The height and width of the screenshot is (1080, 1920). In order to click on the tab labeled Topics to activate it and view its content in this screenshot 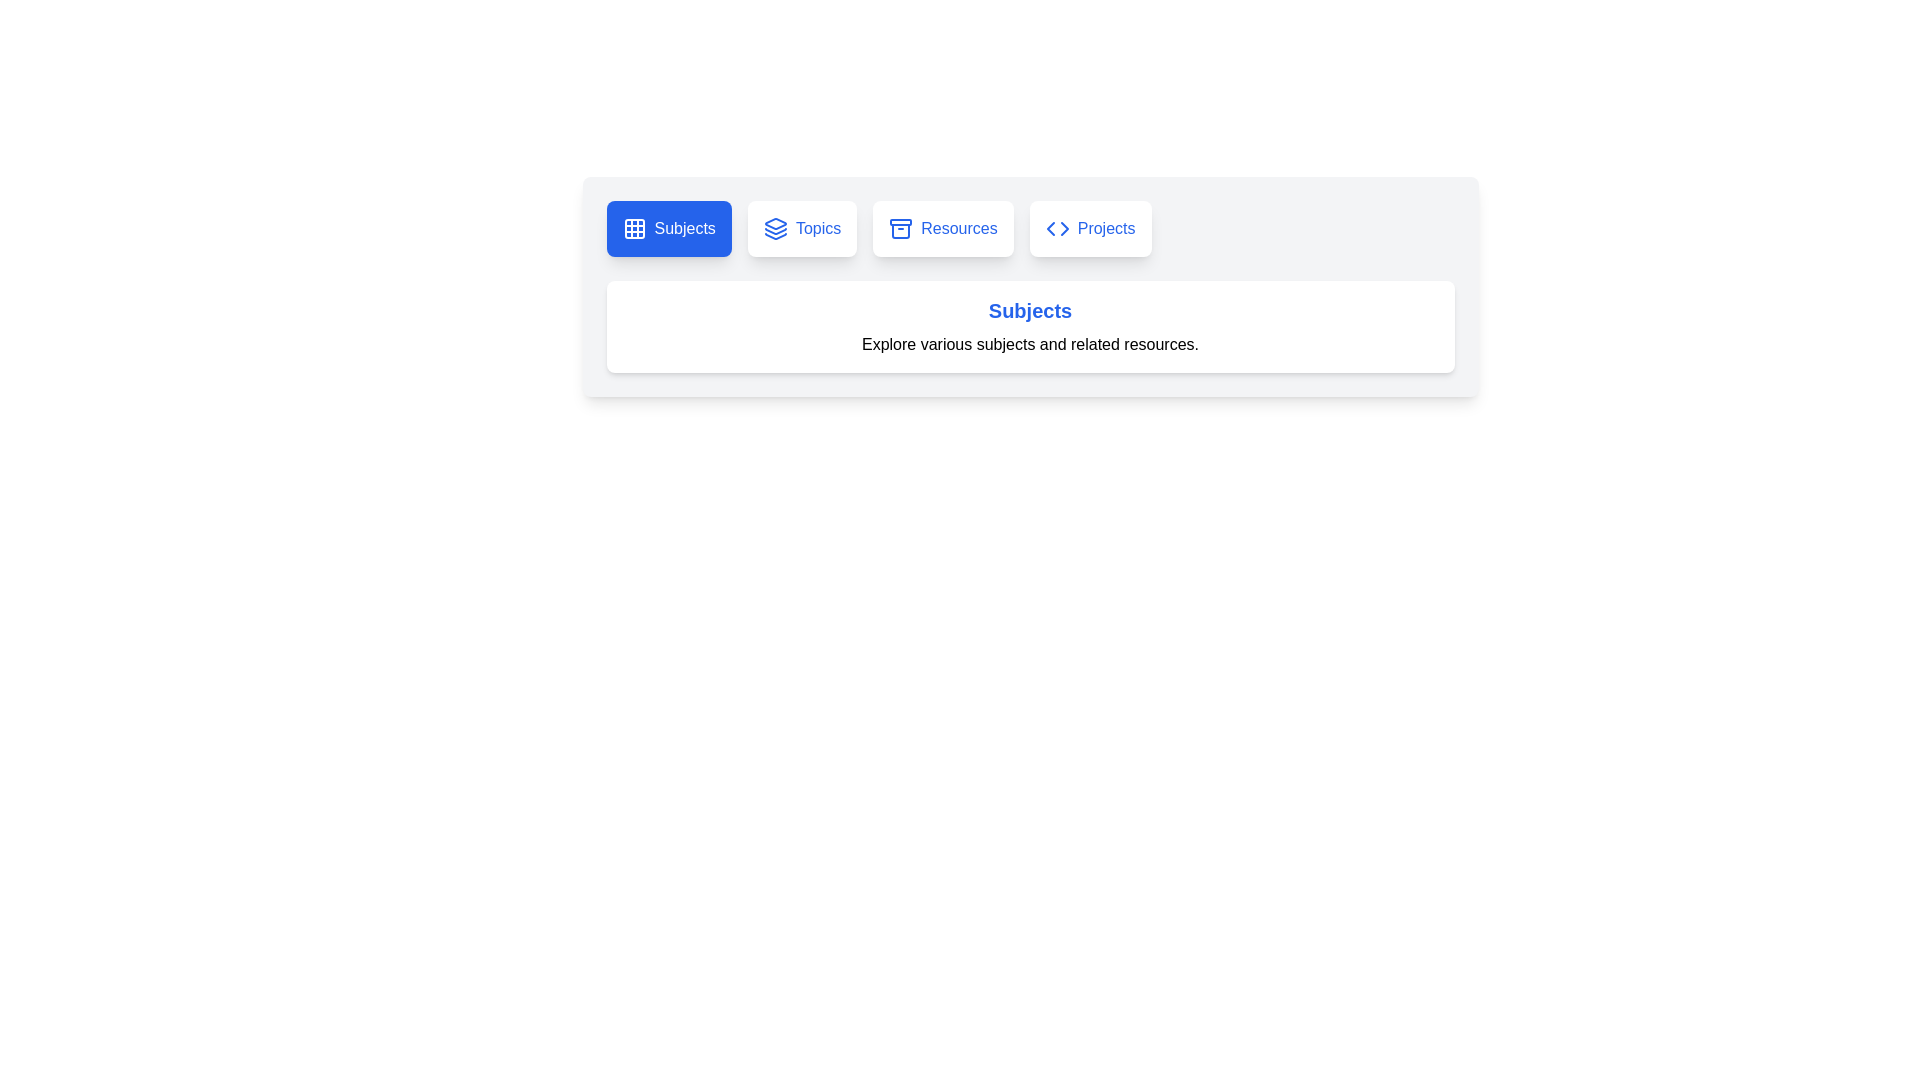, I will do `click(802, 227)`.